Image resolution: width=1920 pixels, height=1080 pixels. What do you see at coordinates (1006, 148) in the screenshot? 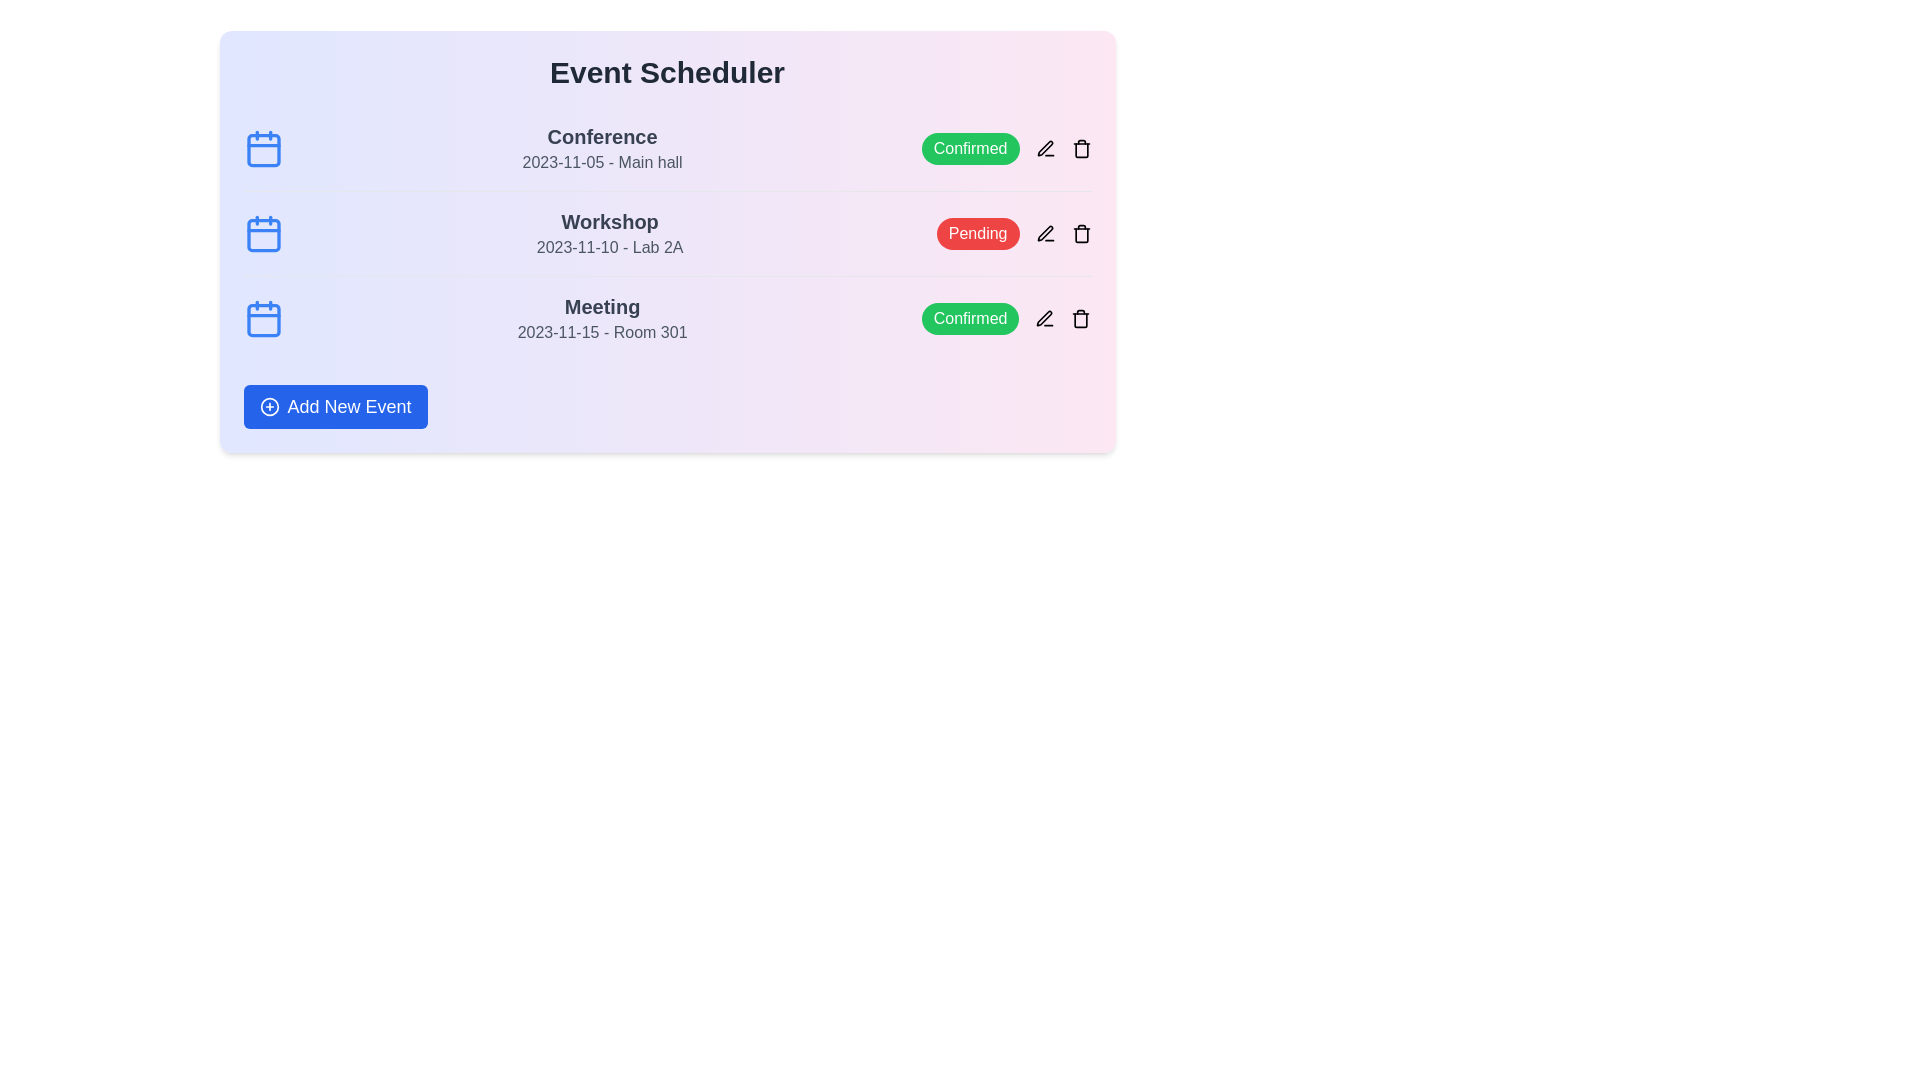
I see `the Status indicator of the 'Conference' event, which visually confirms its status as 'Confirmed'` at bounding box center [1006, 148].